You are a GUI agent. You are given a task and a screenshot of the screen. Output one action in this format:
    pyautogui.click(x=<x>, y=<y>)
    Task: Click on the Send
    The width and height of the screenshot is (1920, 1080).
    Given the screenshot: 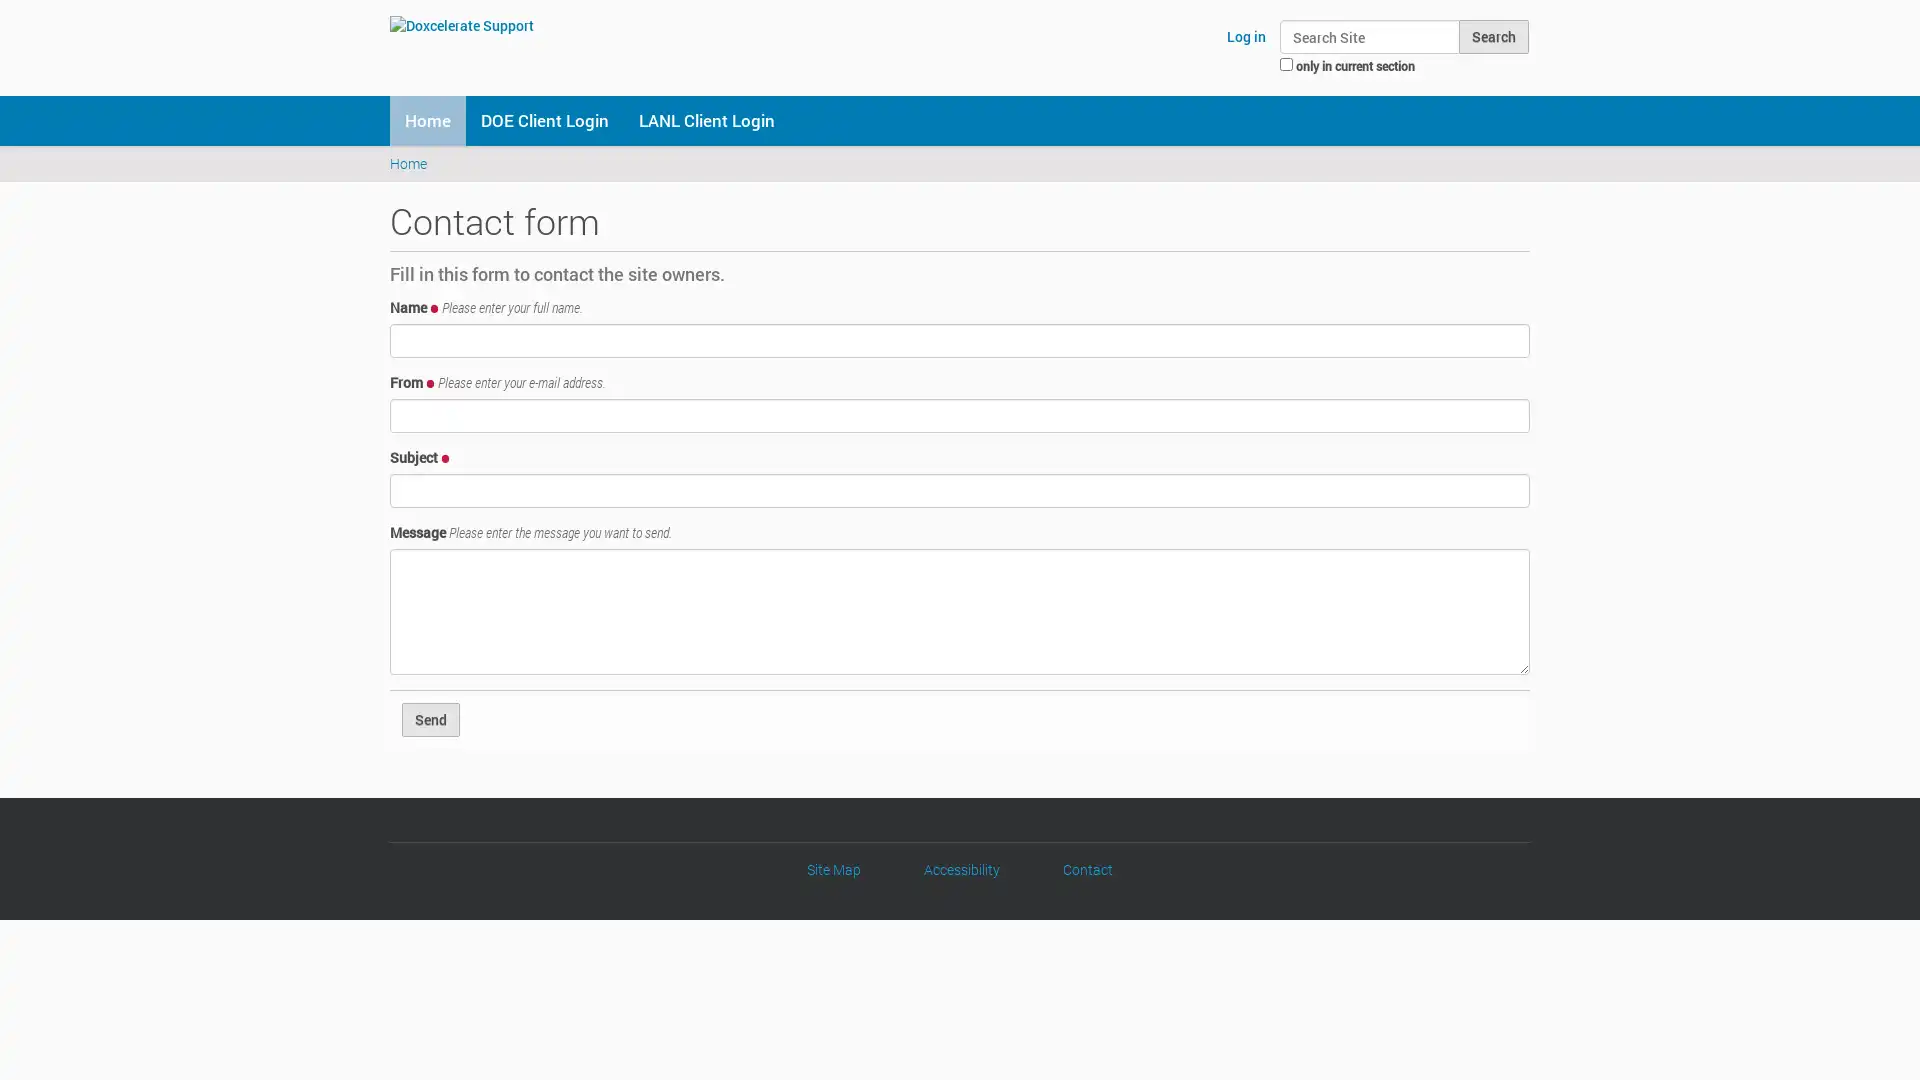 What is the action you would take?
    pyautogui.click(x=430, y=717)
    